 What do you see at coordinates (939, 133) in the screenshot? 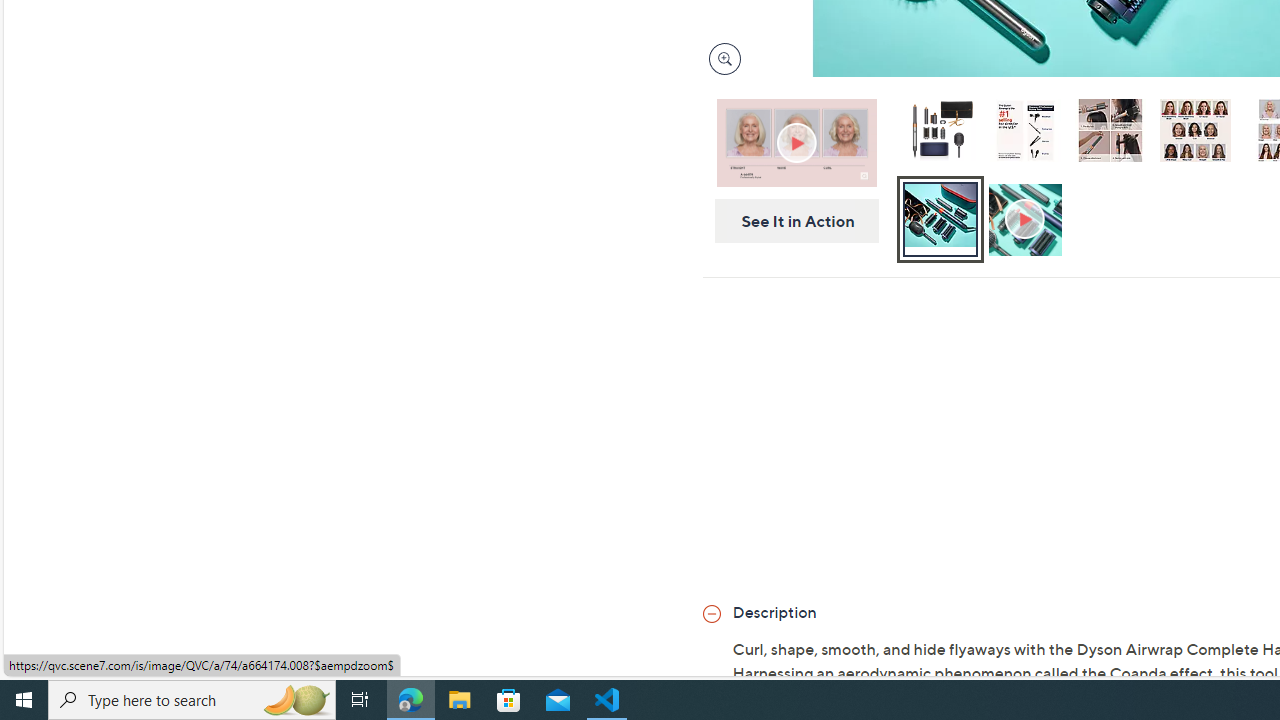
I see `'Dyson Airwrap Complete with Paddle Brush and Travel Pouch'` at bounding box center [939, 133].